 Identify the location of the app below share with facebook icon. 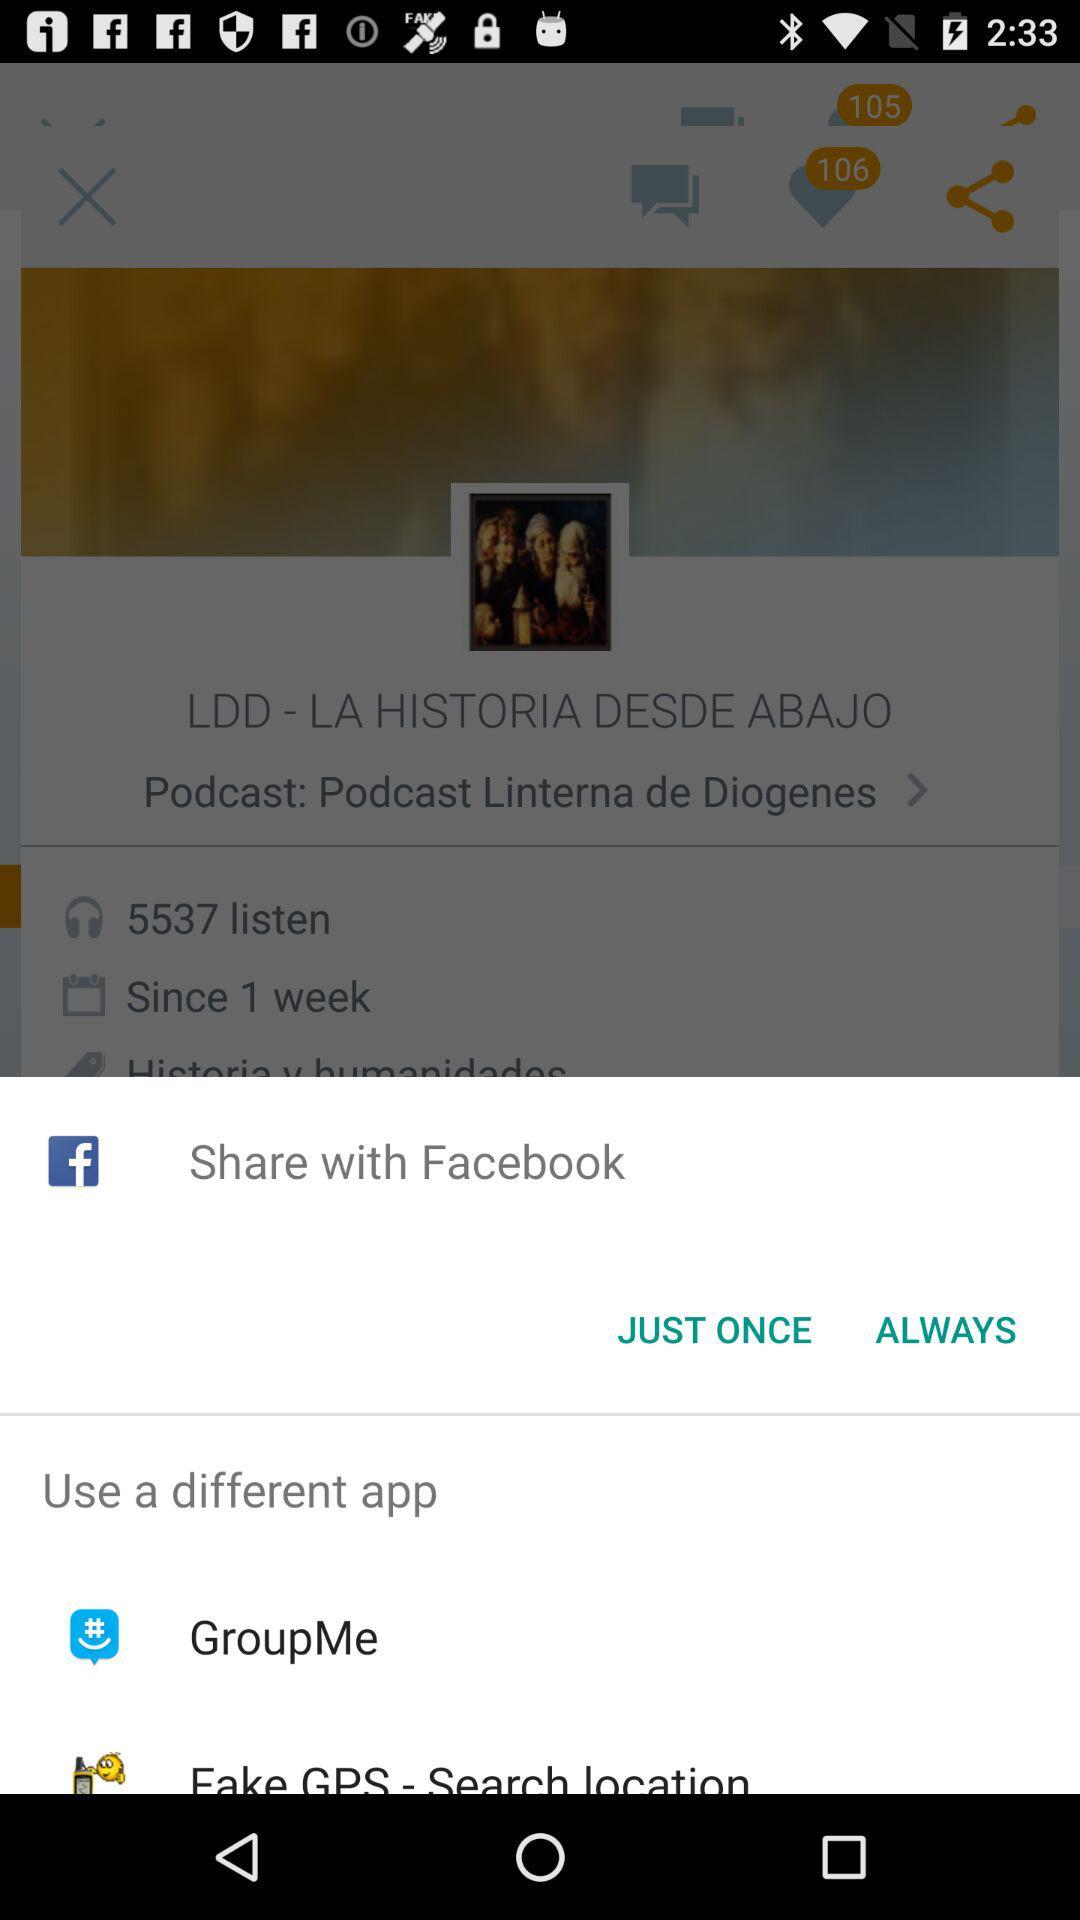
(713, 1329).